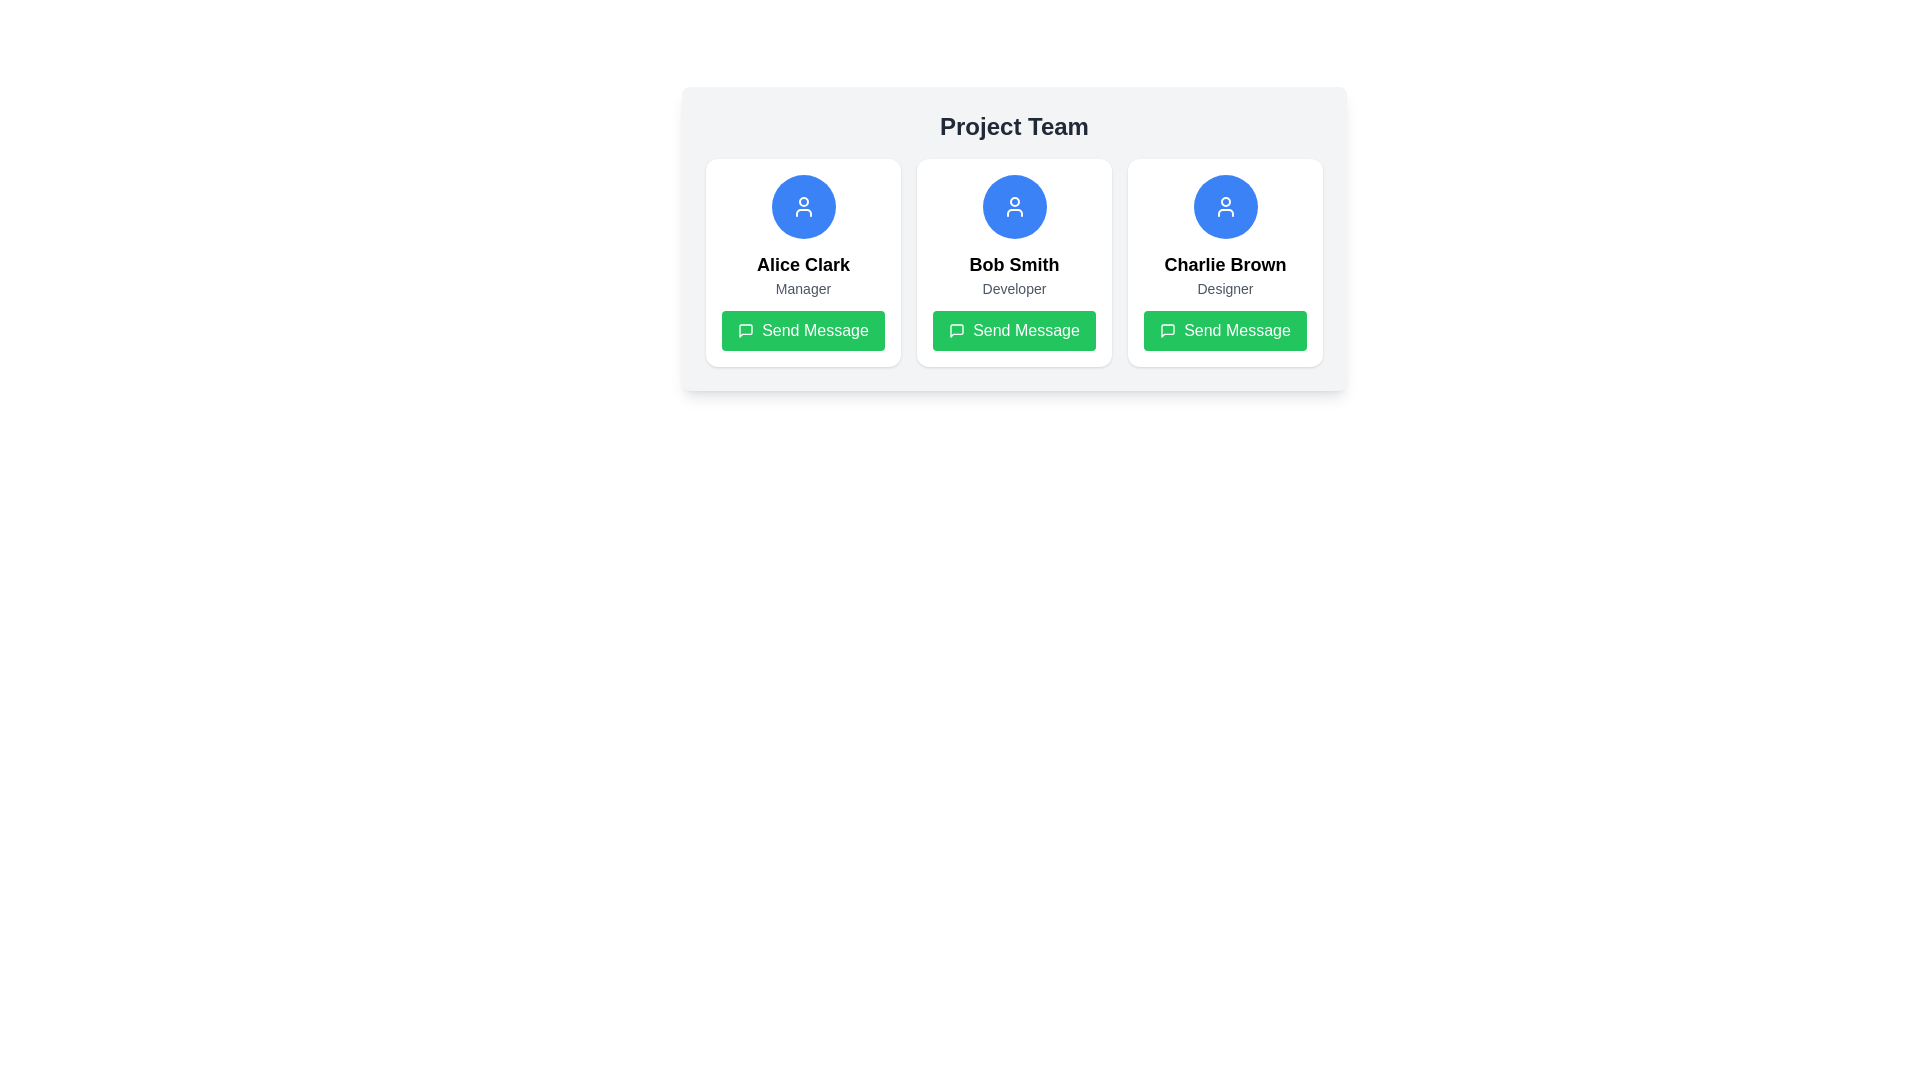 The image size is (1920, 1080). I want to click on the Profile card of 'Bob Smith' in the 'Project Team' section to trigger hover effects, so click(1014, 238).